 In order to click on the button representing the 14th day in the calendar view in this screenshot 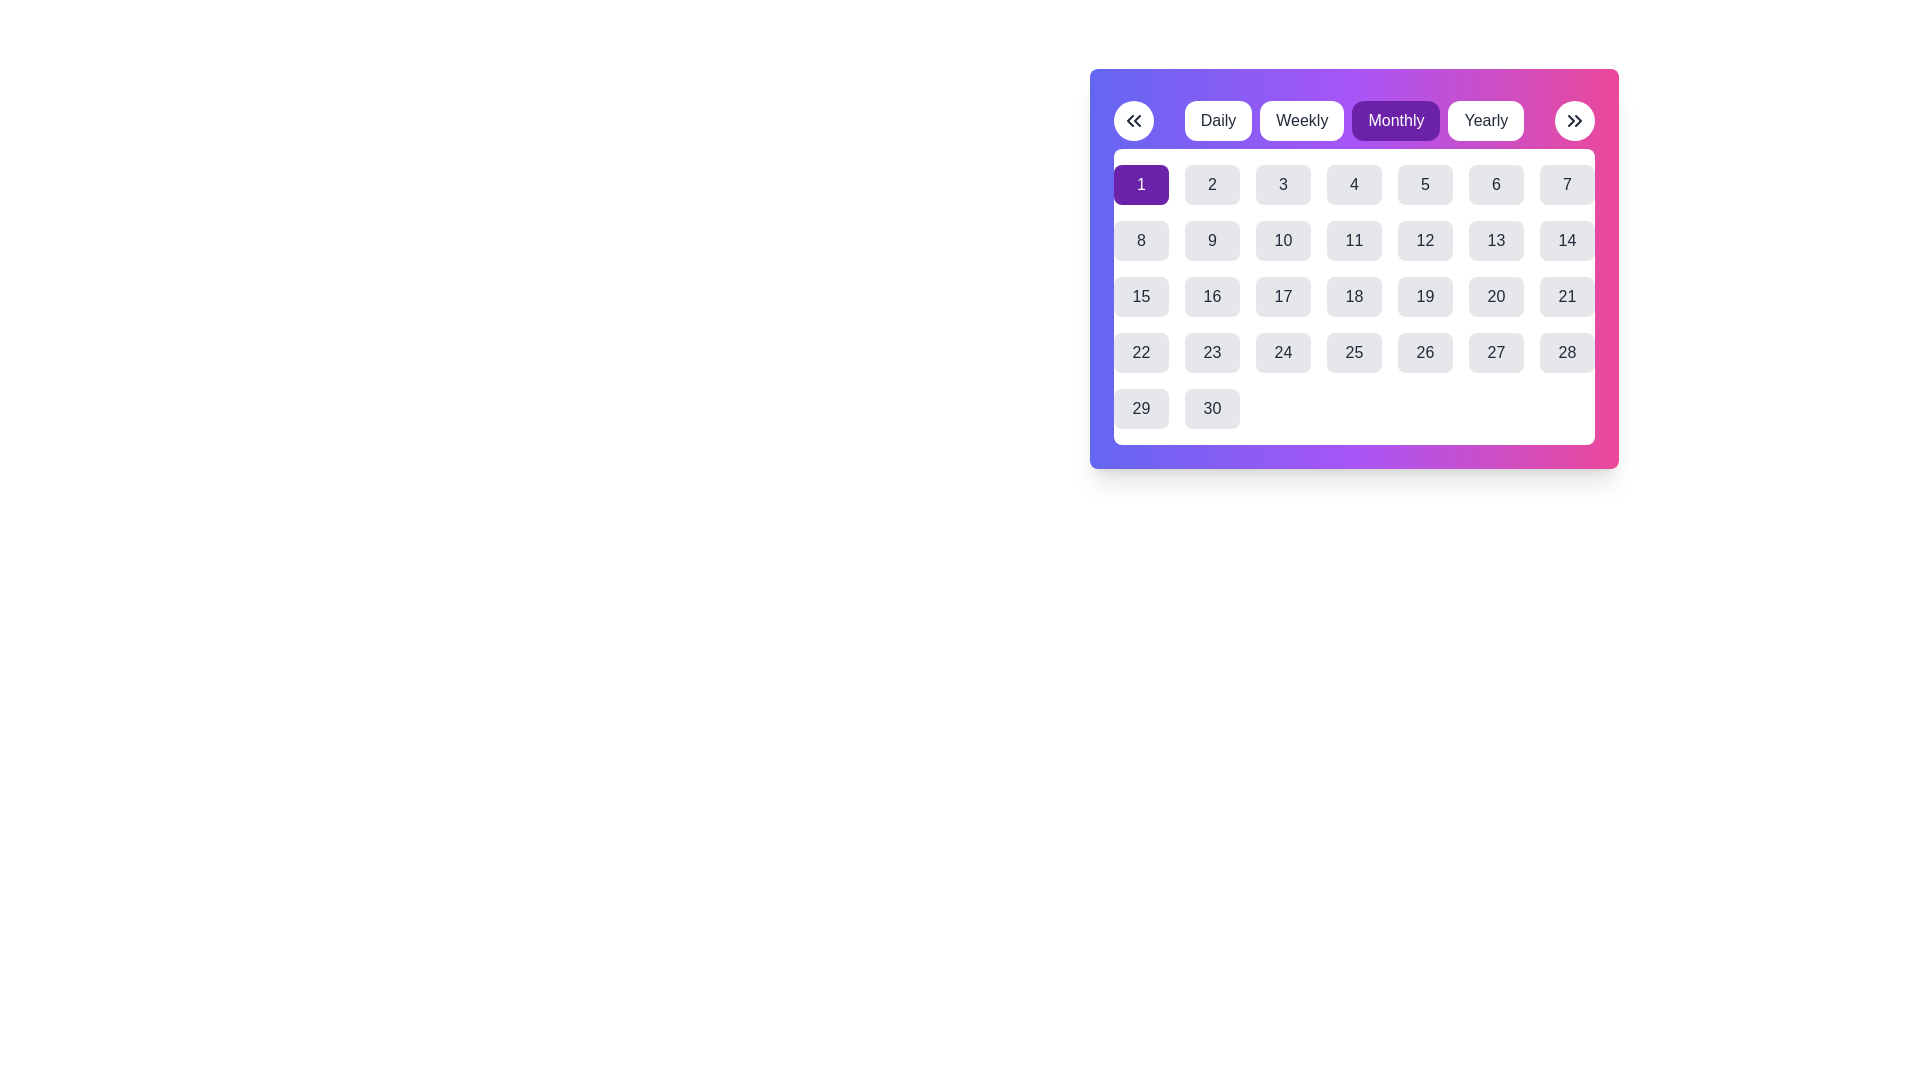, I will do `click(1566, 239)`.